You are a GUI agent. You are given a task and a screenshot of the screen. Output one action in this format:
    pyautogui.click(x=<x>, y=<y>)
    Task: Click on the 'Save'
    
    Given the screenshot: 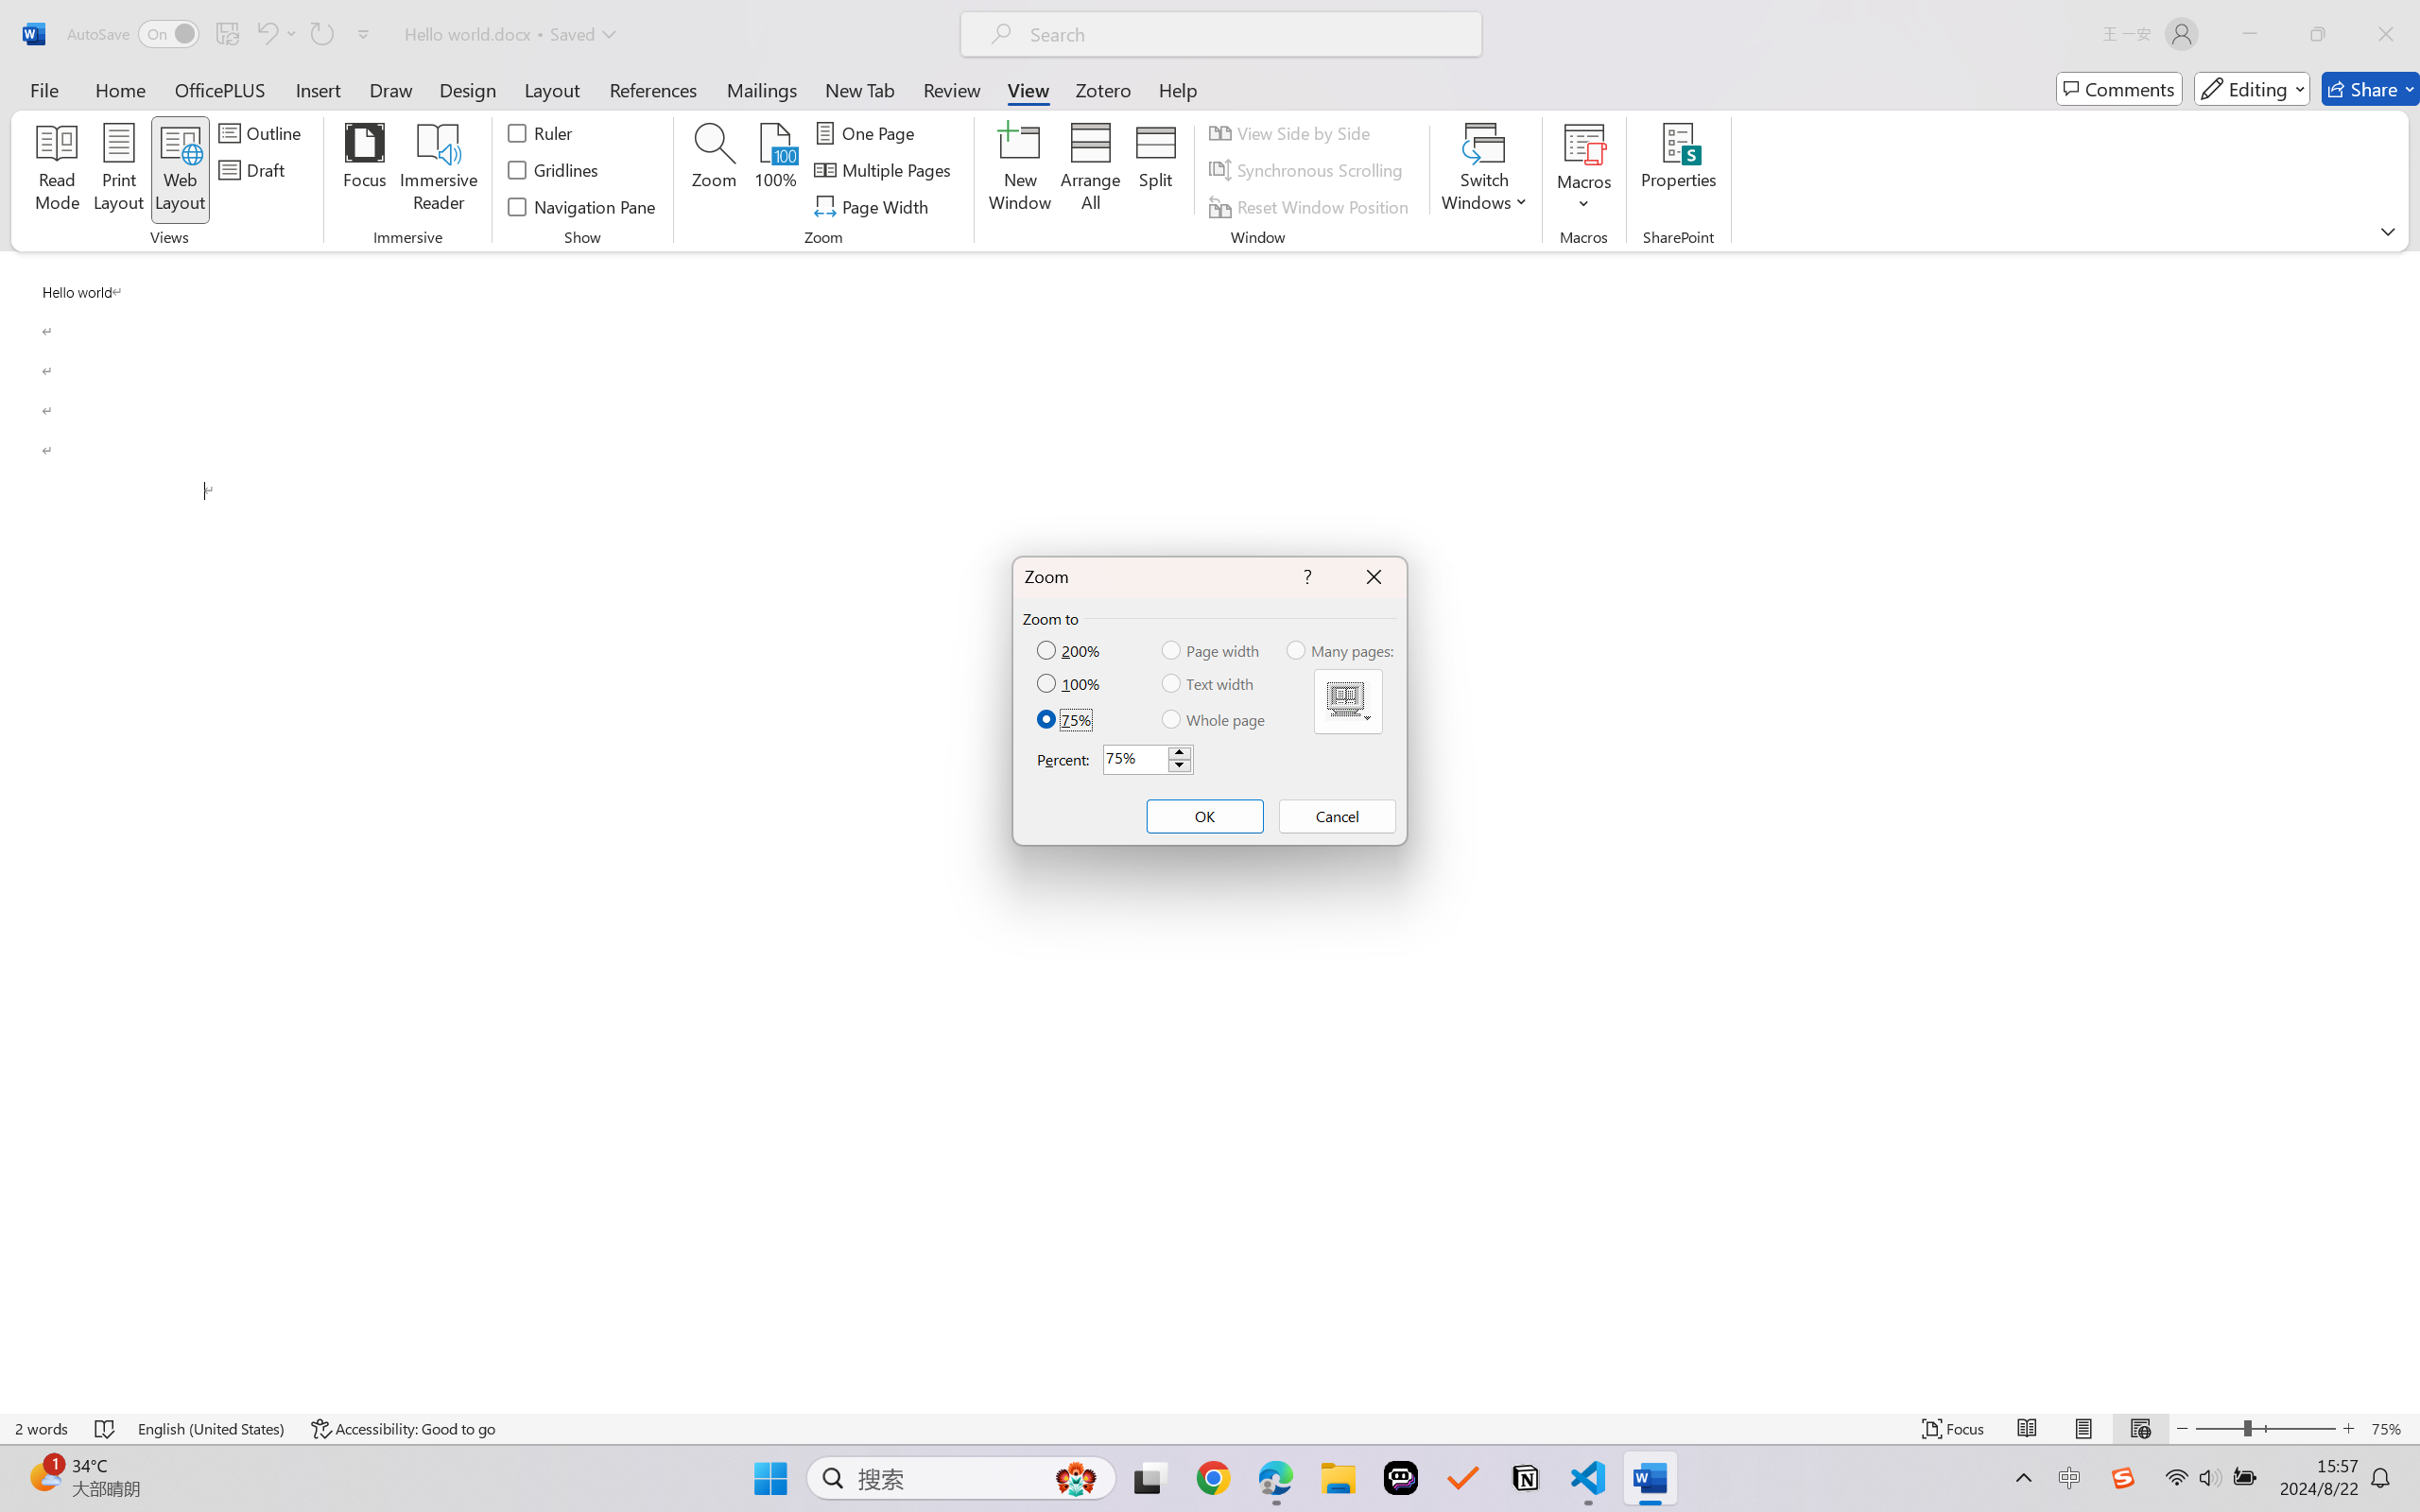 What is the action you would take?
    pyautogui.click(x=226, y=33)
    